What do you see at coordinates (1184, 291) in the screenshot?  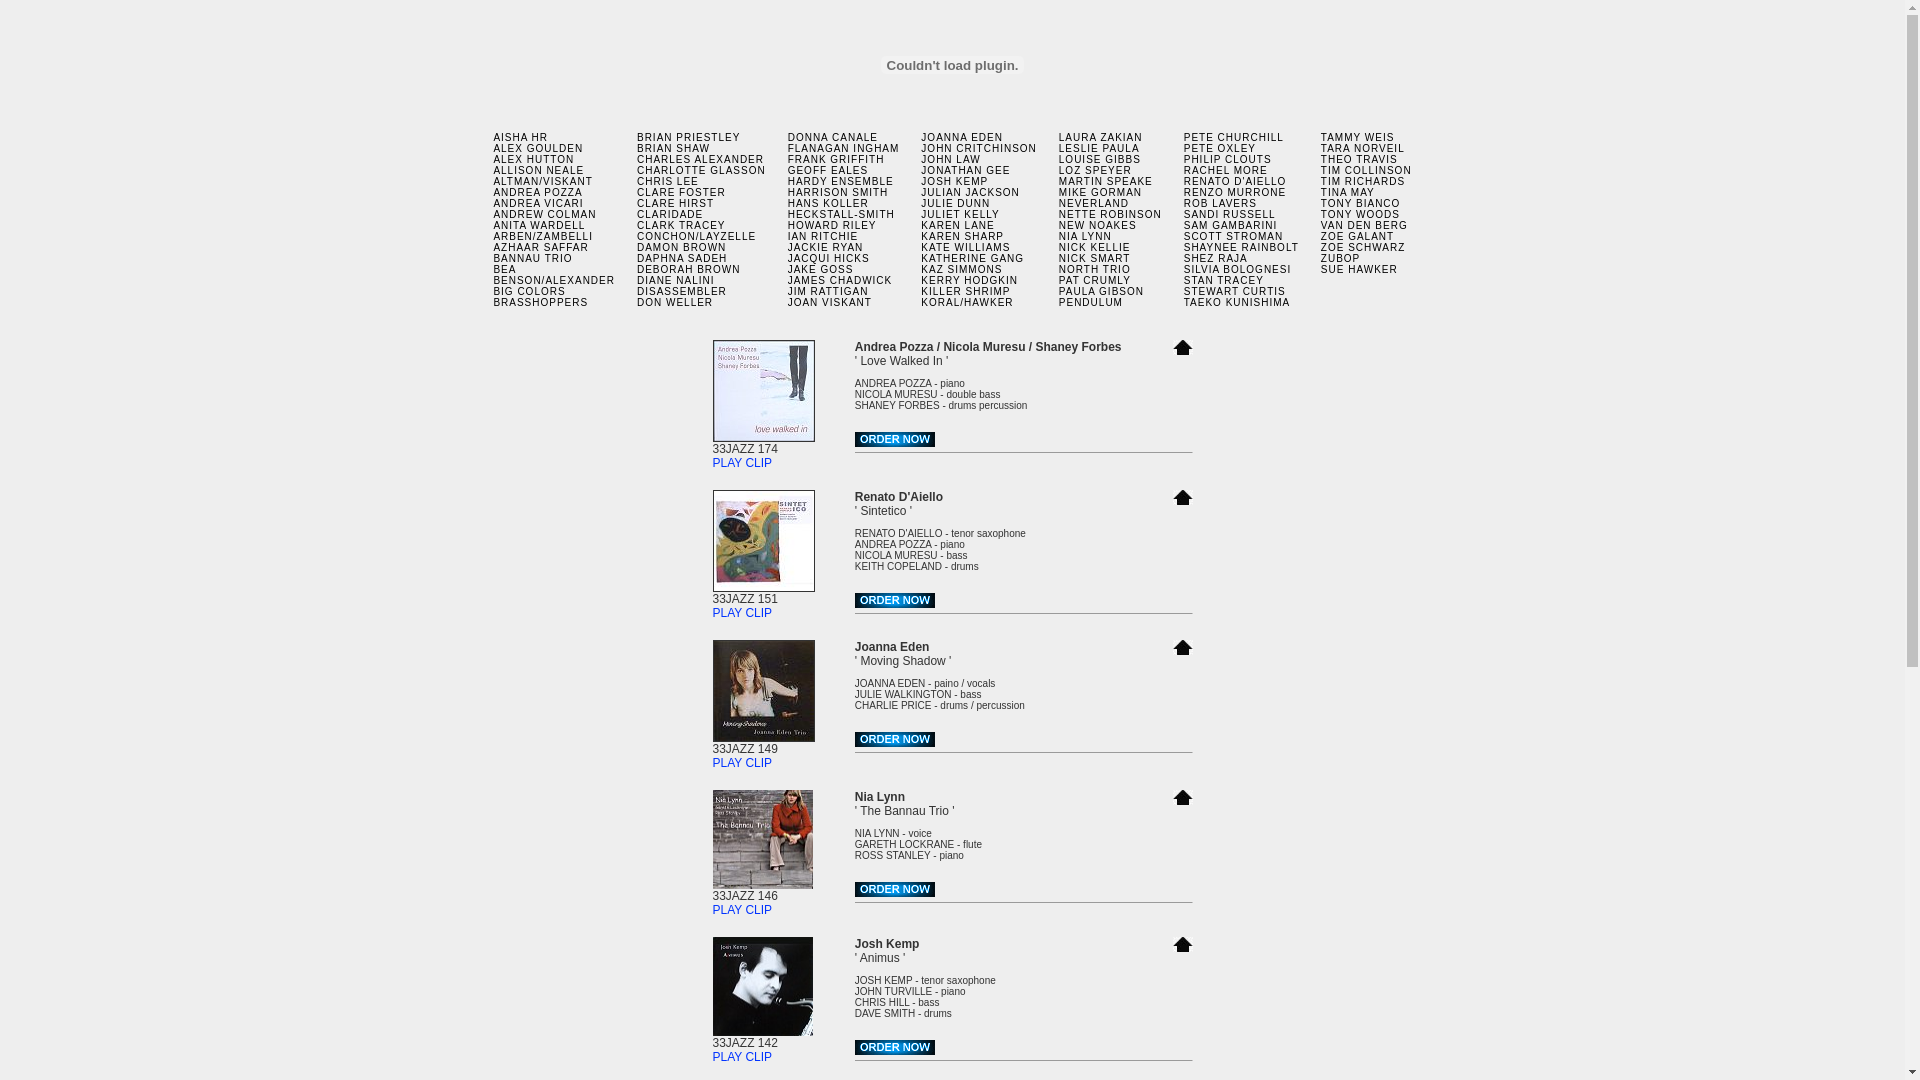 I see `'STEWART CURTIS'` at bounding box center [1184, 291].